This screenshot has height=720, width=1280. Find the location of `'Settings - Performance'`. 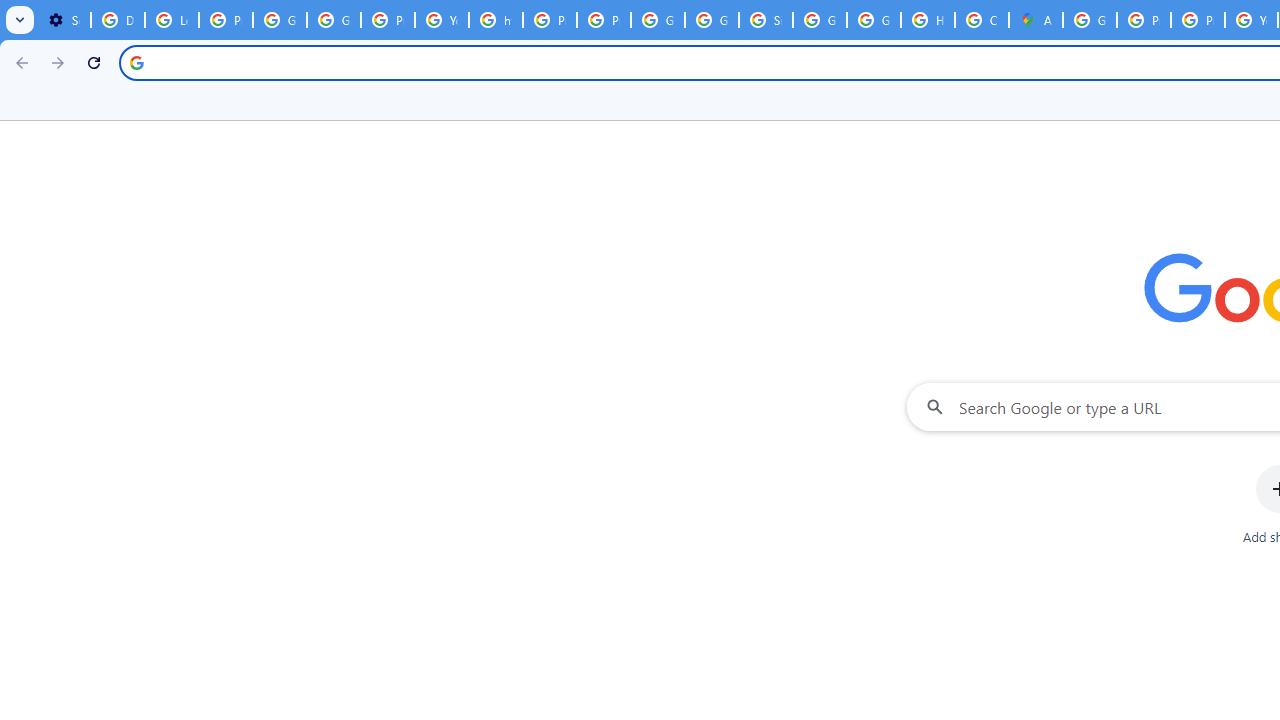

'Settings - Performance' is located at coordinates (64, 20).